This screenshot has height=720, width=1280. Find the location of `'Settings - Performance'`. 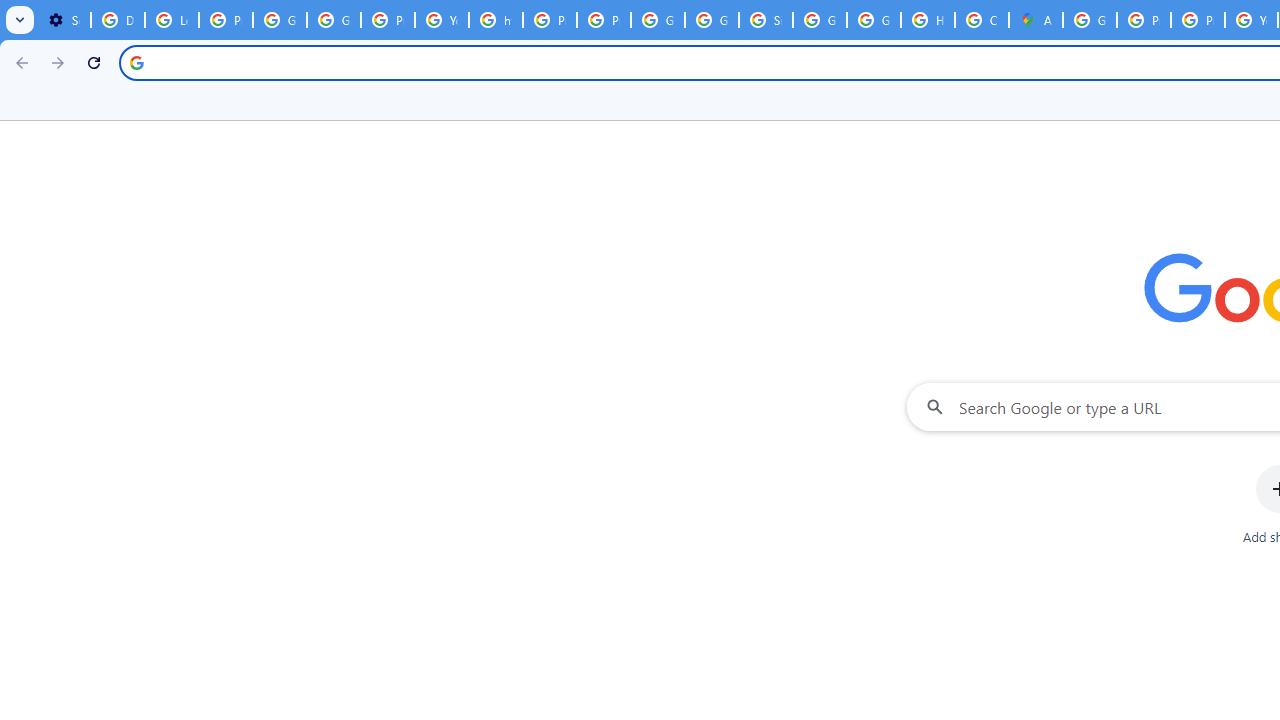

'Settings - Performance' is located at coordinates (64, 20).